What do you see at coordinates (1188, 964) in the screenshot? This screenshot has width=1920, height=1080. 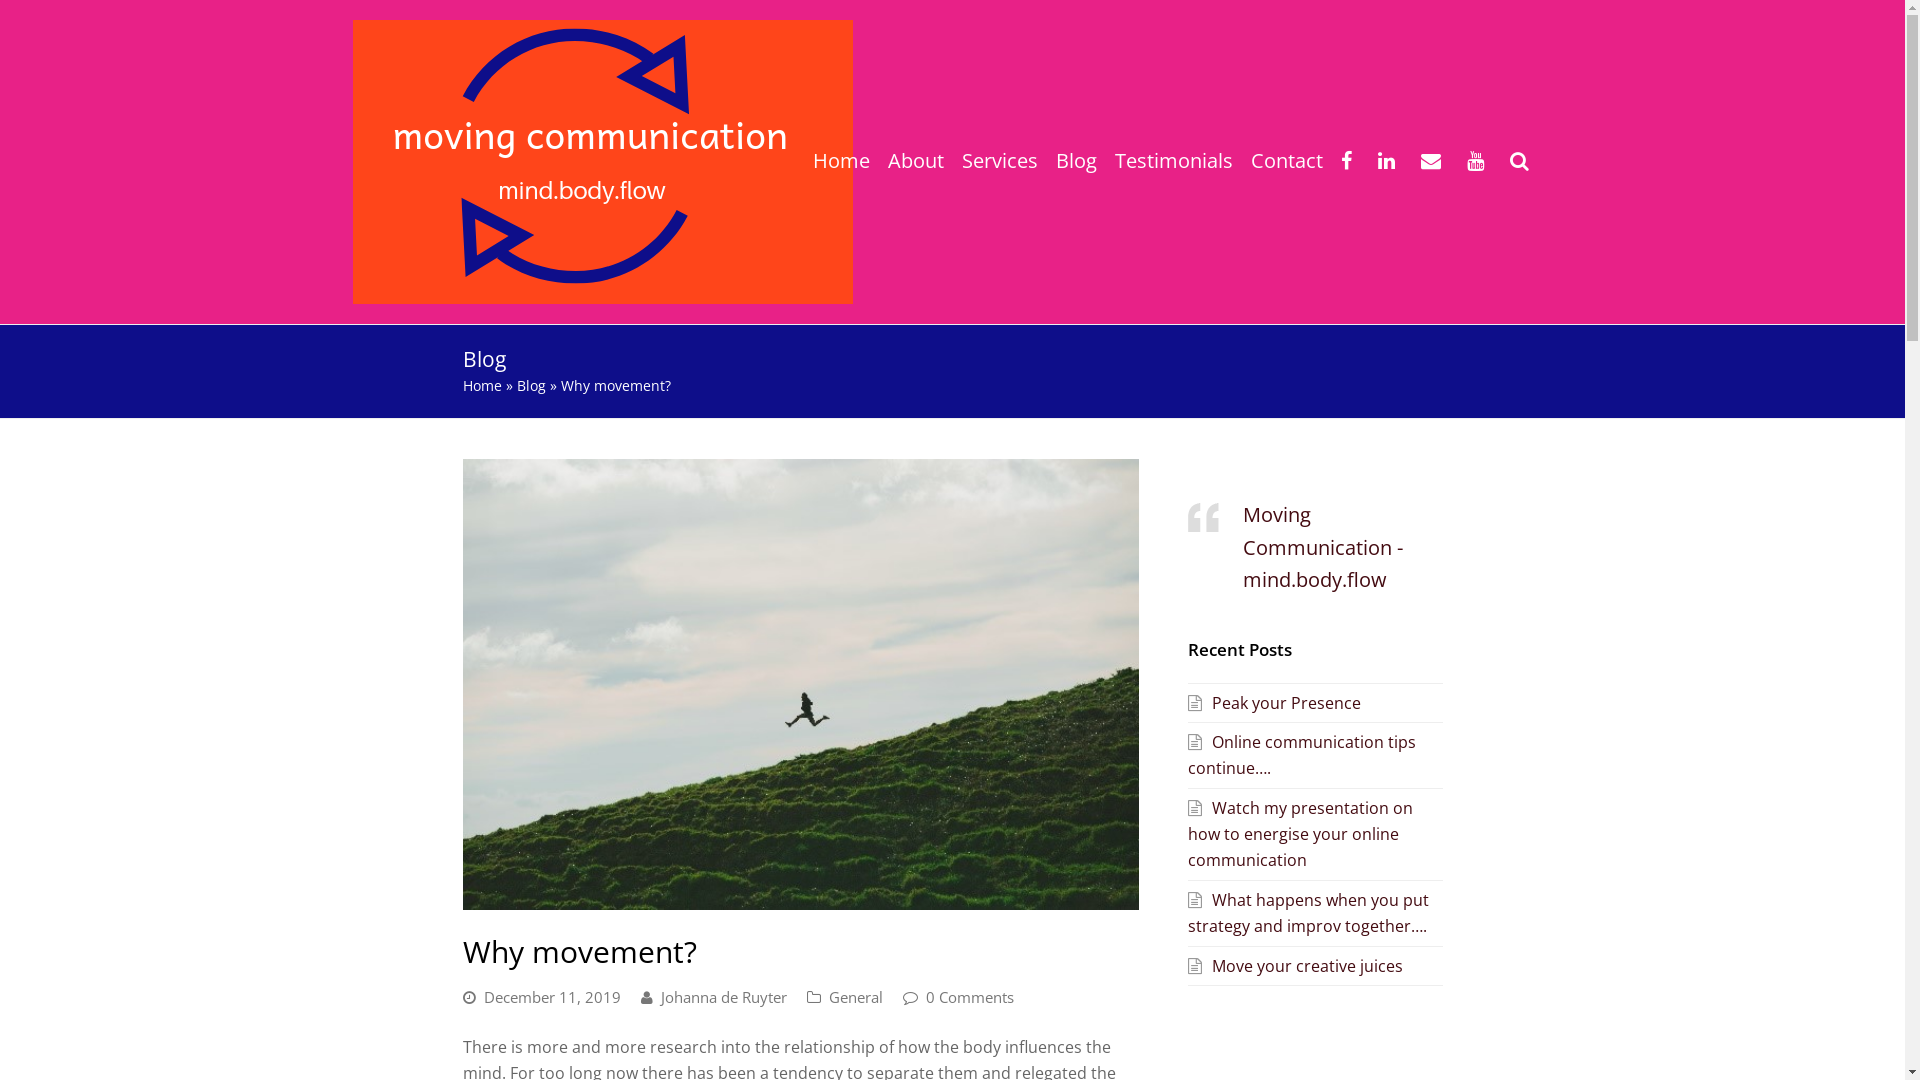 I see `'Move your creative juices'` at bounding box center [1188, 964].